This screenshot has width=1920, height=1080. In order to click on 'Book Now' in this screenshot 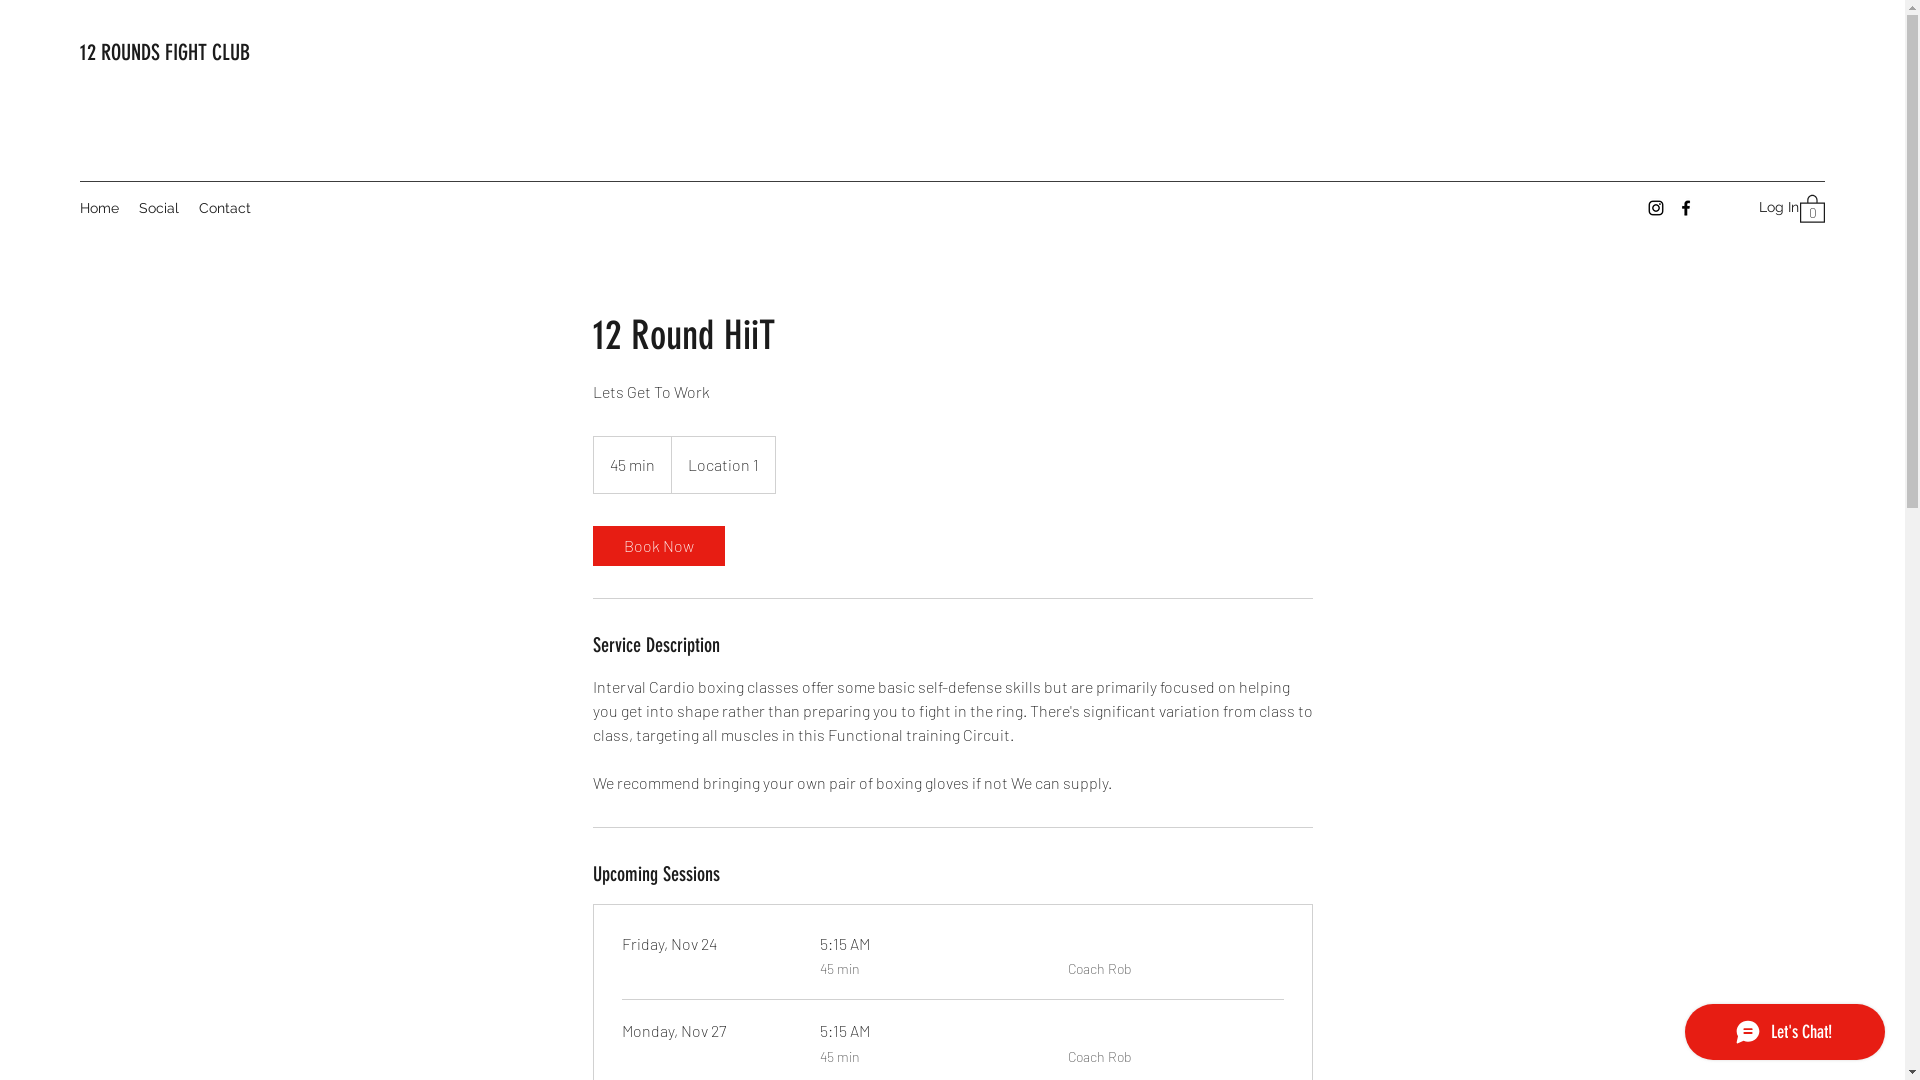, I will do `click(657, 546)`.